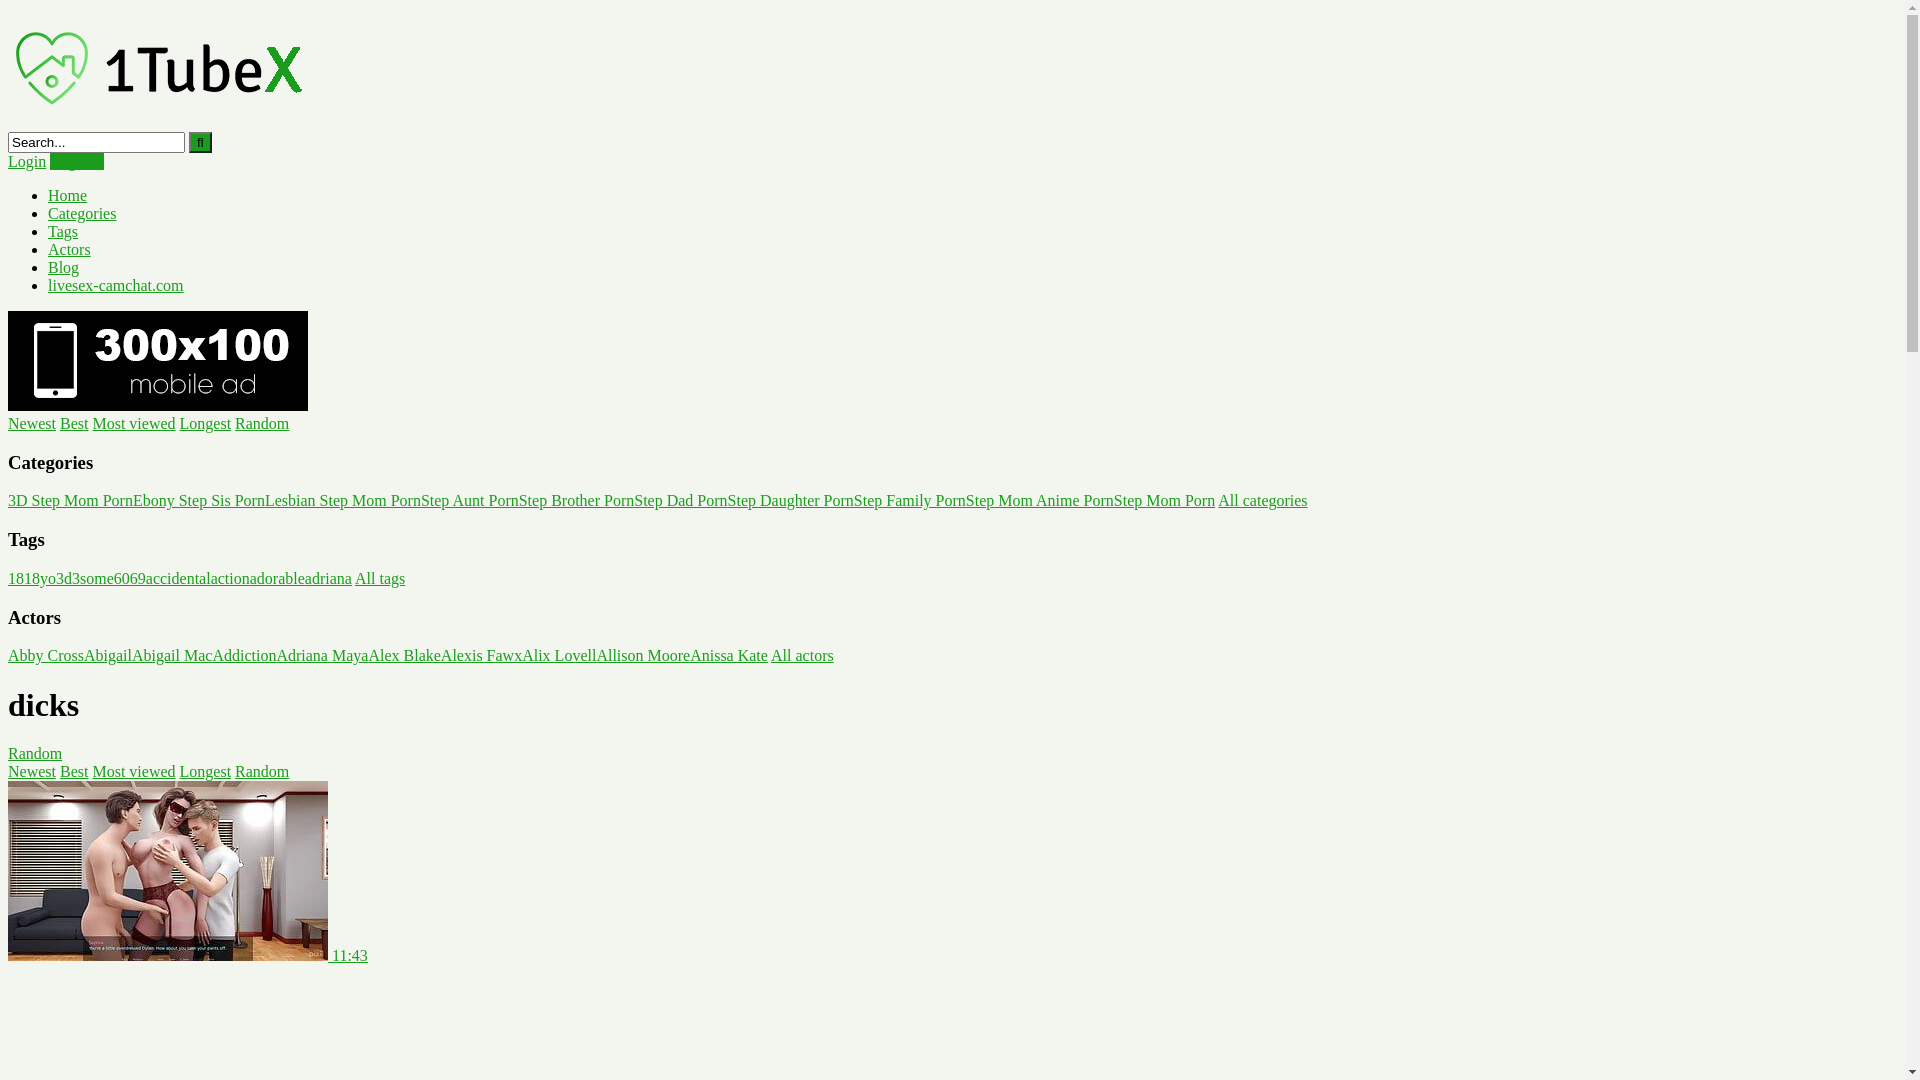 Image resolution: width=1920 pixels, height=1080 pixels. Describe the element at coordinates (206, 422) in the screenshot. I see `'Longest'` at that location.